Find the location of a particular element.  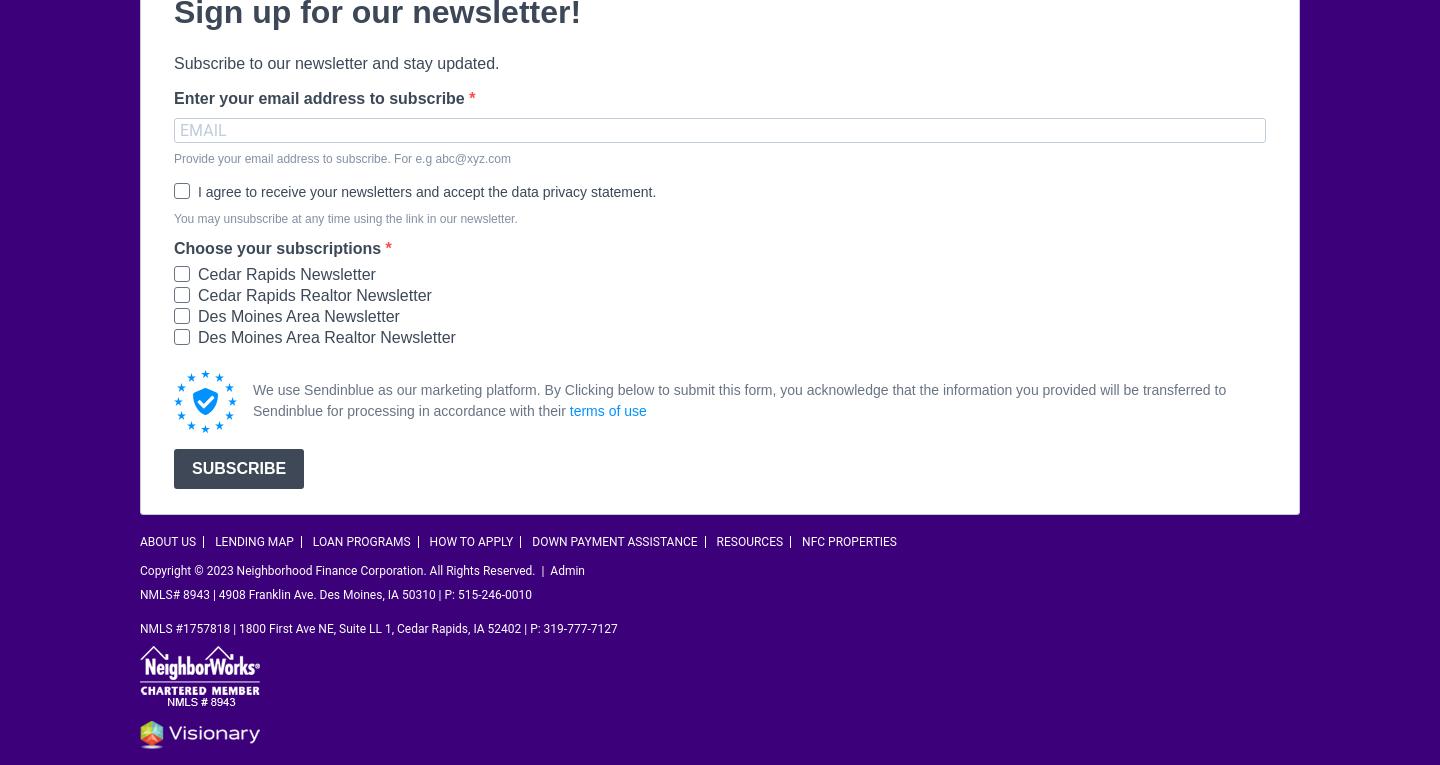

'Visionary Services' is located at coordinates (451, 725).